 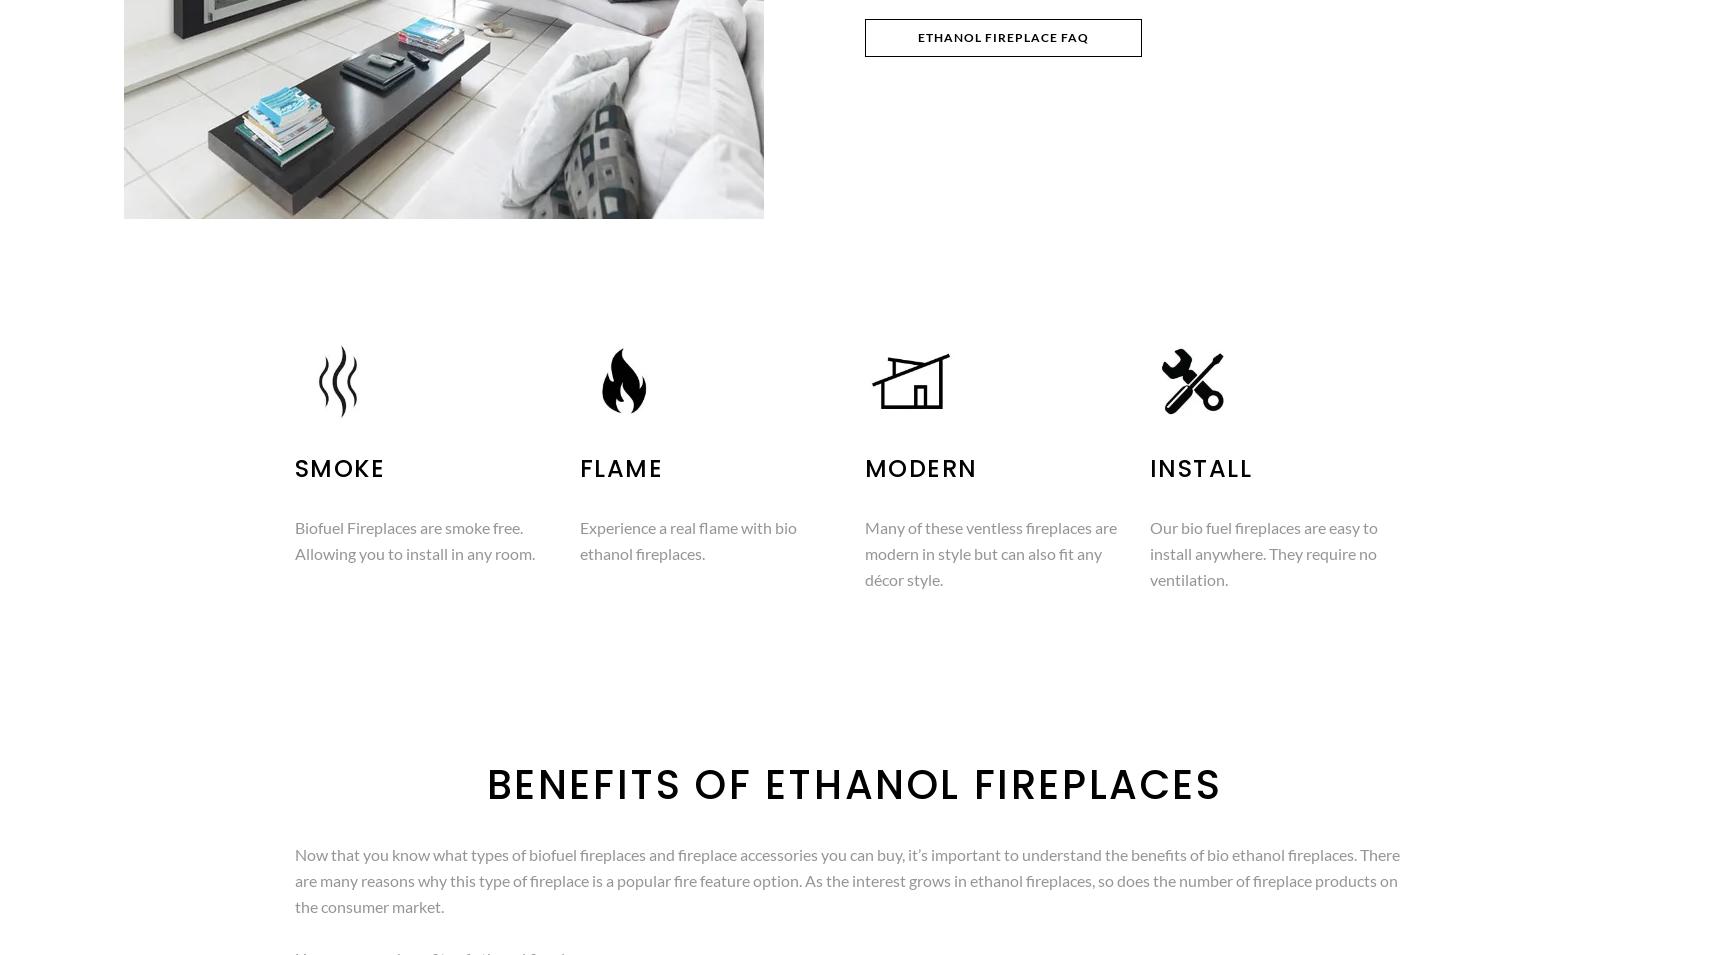 I want to click on 'Experience a real flame with bio ethanol fireplaces.', so click(x=686, y=540).